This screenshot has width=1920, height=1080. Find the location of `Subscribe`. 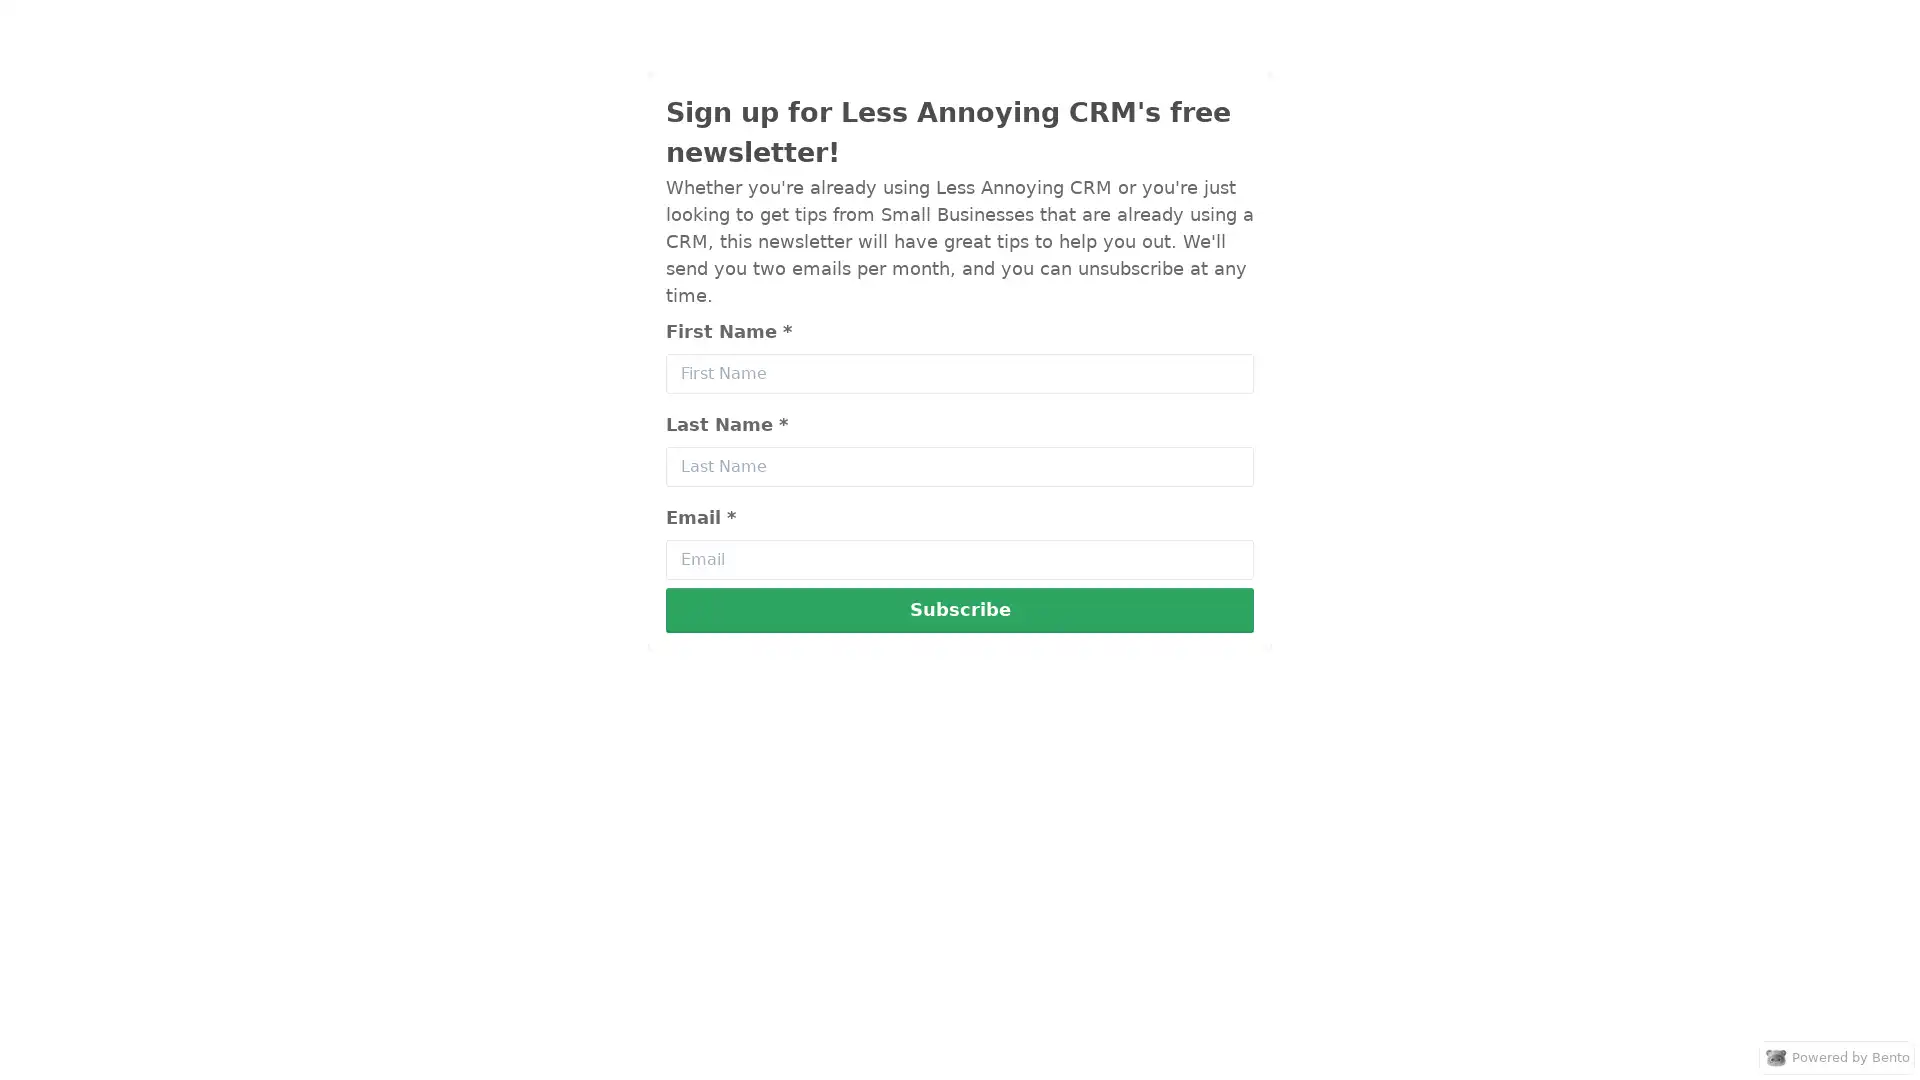

Subscribe is located at coordinates (960, 608).